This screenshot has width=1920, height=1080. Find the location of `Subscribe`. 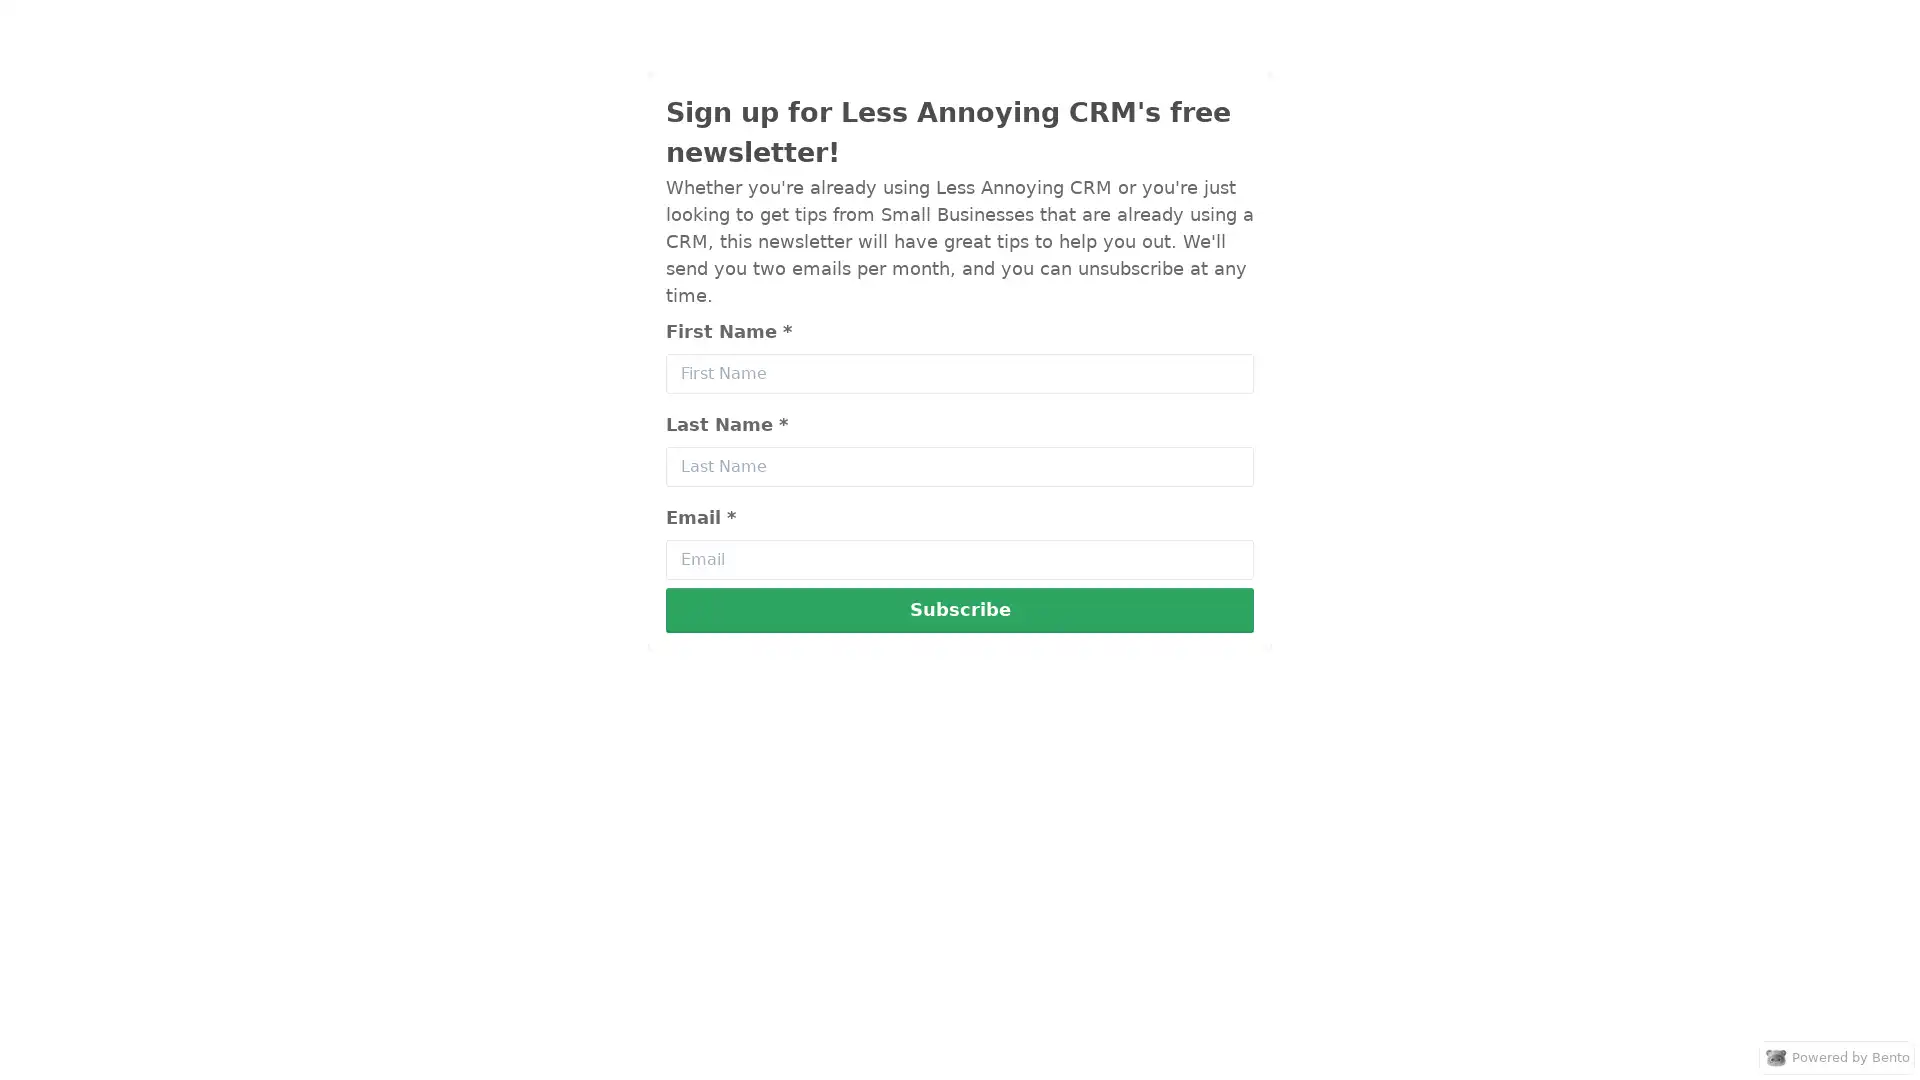

Subscribe is located at coordinates (960, 608).